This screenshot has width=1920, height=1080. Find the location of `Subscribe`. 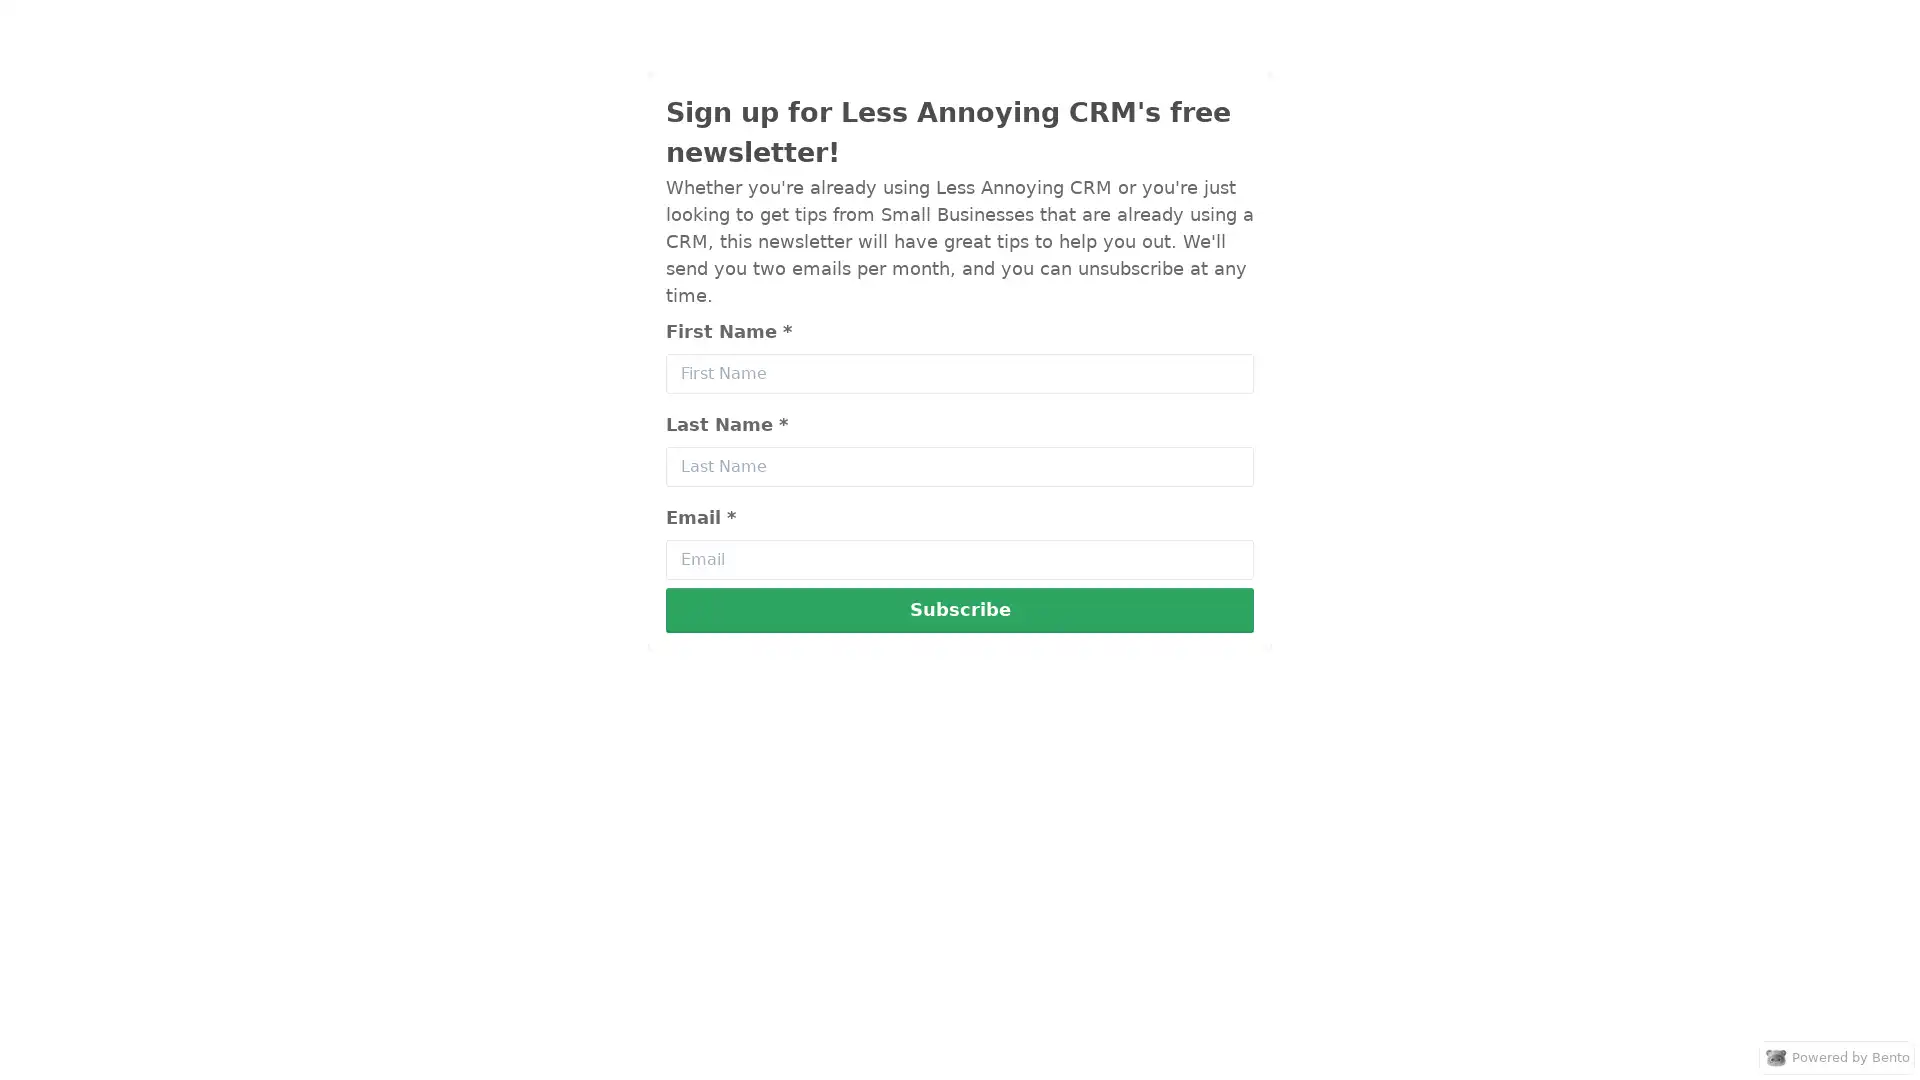

Subscribe is located at coordinates (960, 608).